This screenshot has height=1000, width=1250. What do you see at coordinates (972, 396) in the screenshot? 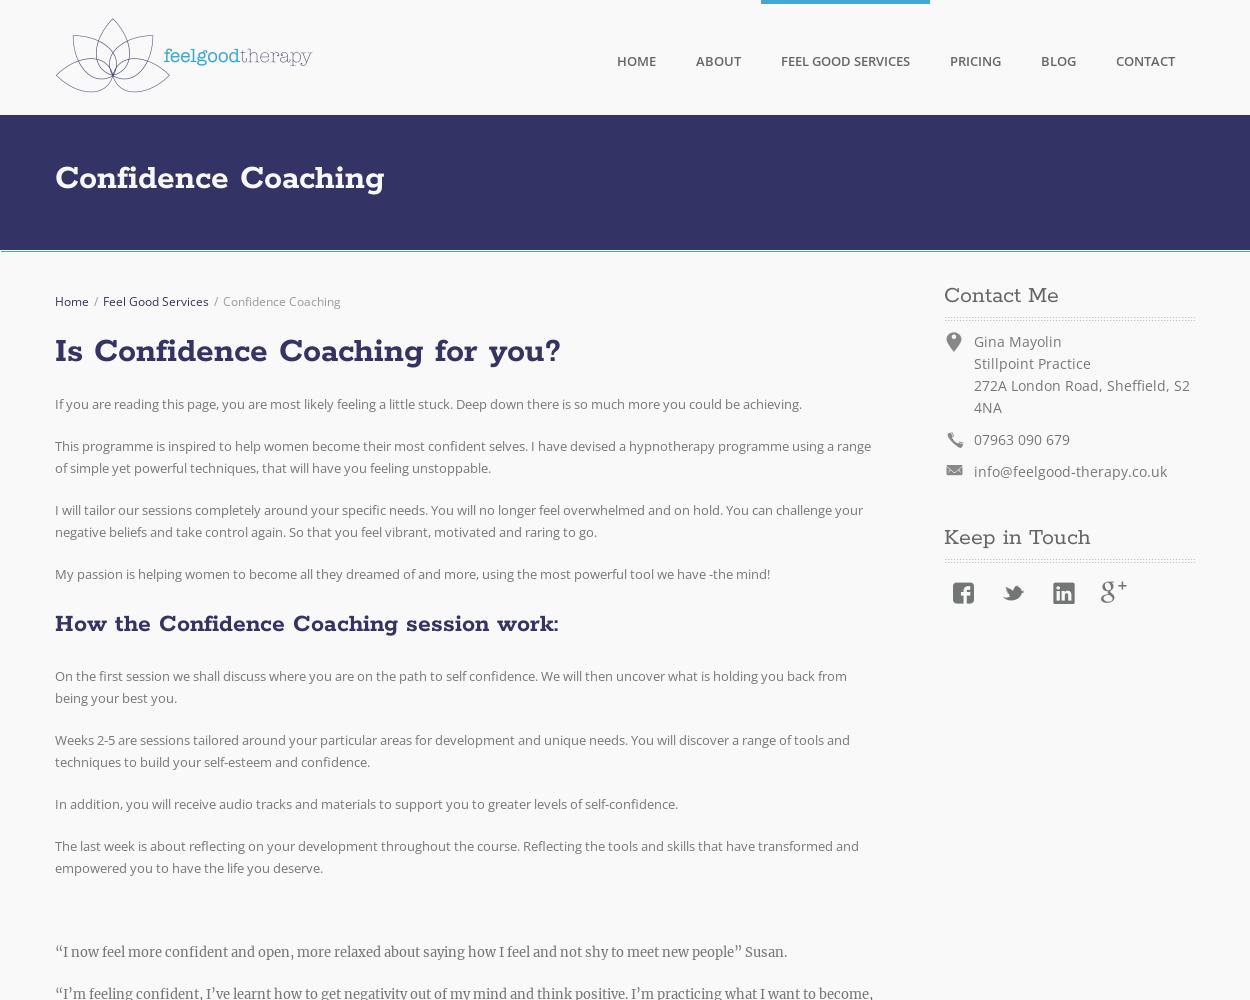
I see `'272A London Road, Sheffield, S2 4NA'` at bounding box center [972, 396].